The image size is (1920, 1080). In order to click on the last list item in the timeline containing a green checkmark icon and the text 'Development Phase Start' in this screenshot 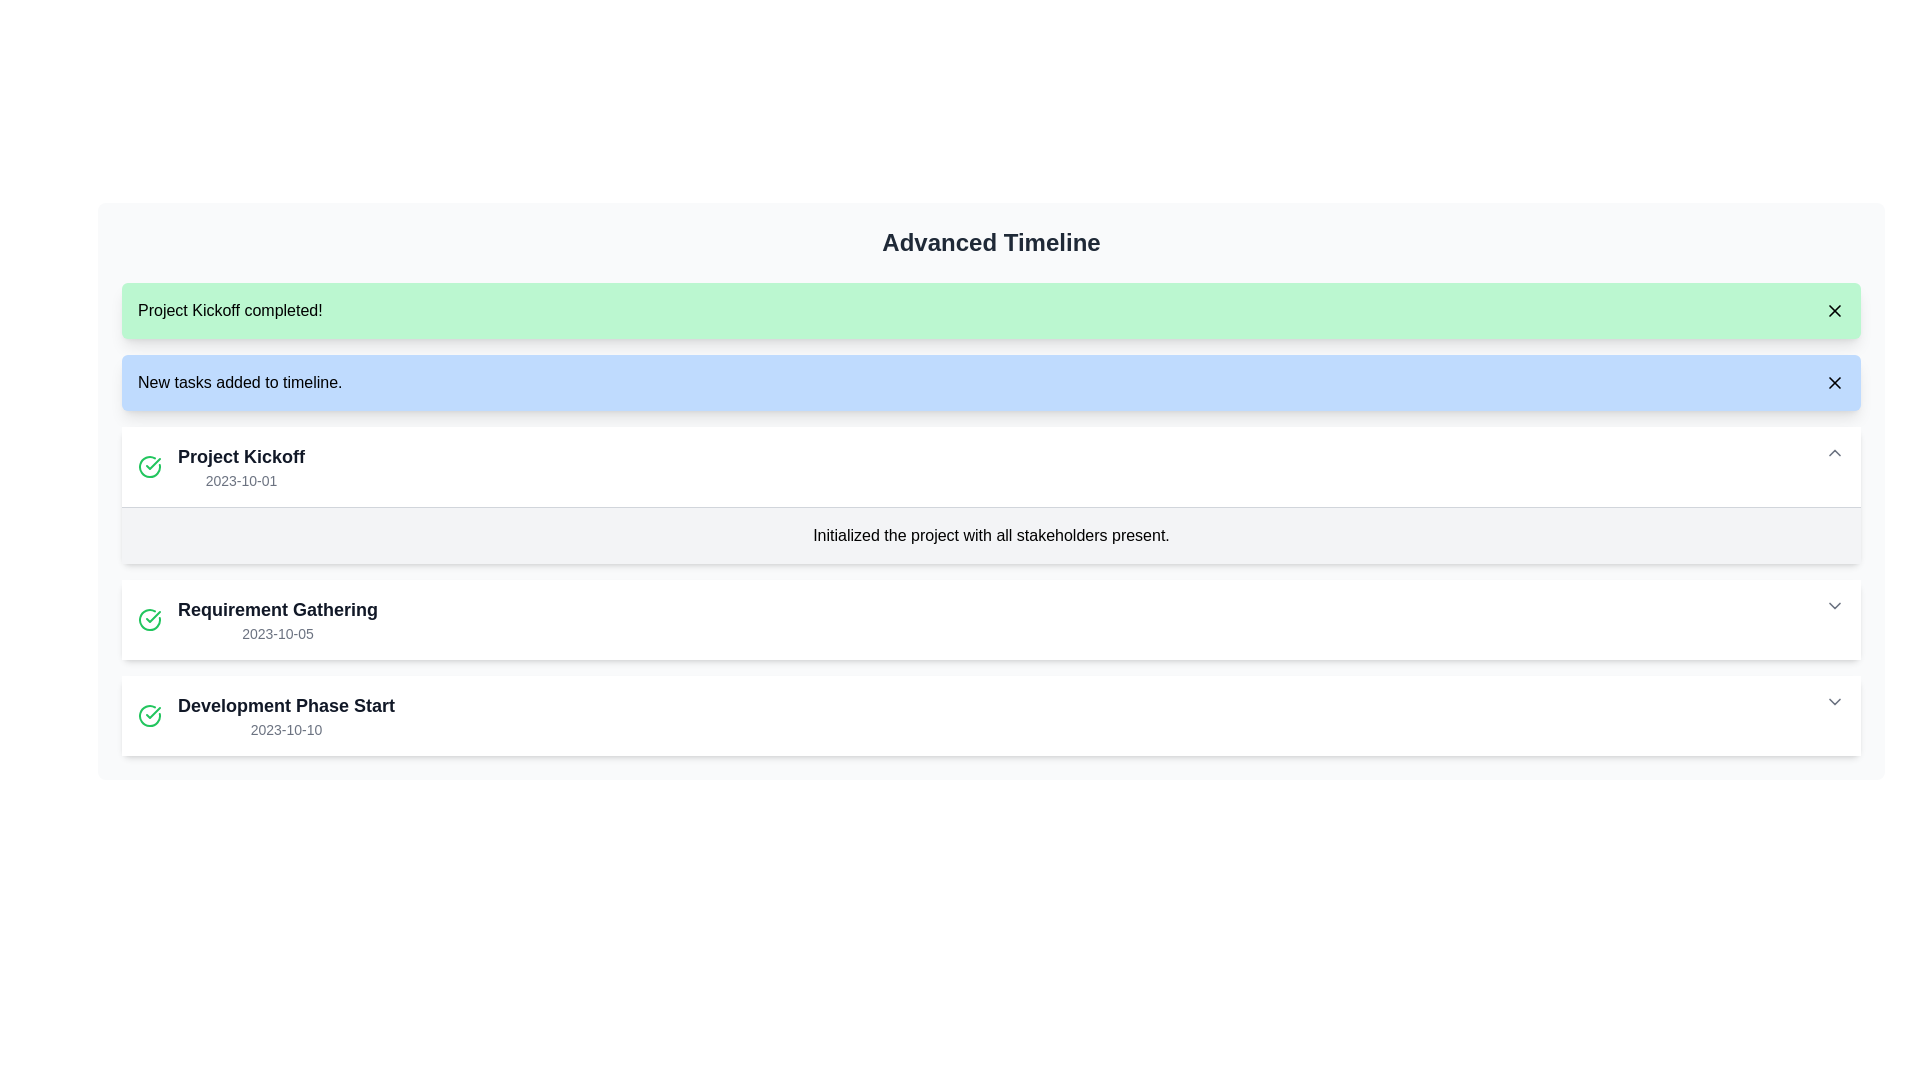, I will do `click(265, 715)`.